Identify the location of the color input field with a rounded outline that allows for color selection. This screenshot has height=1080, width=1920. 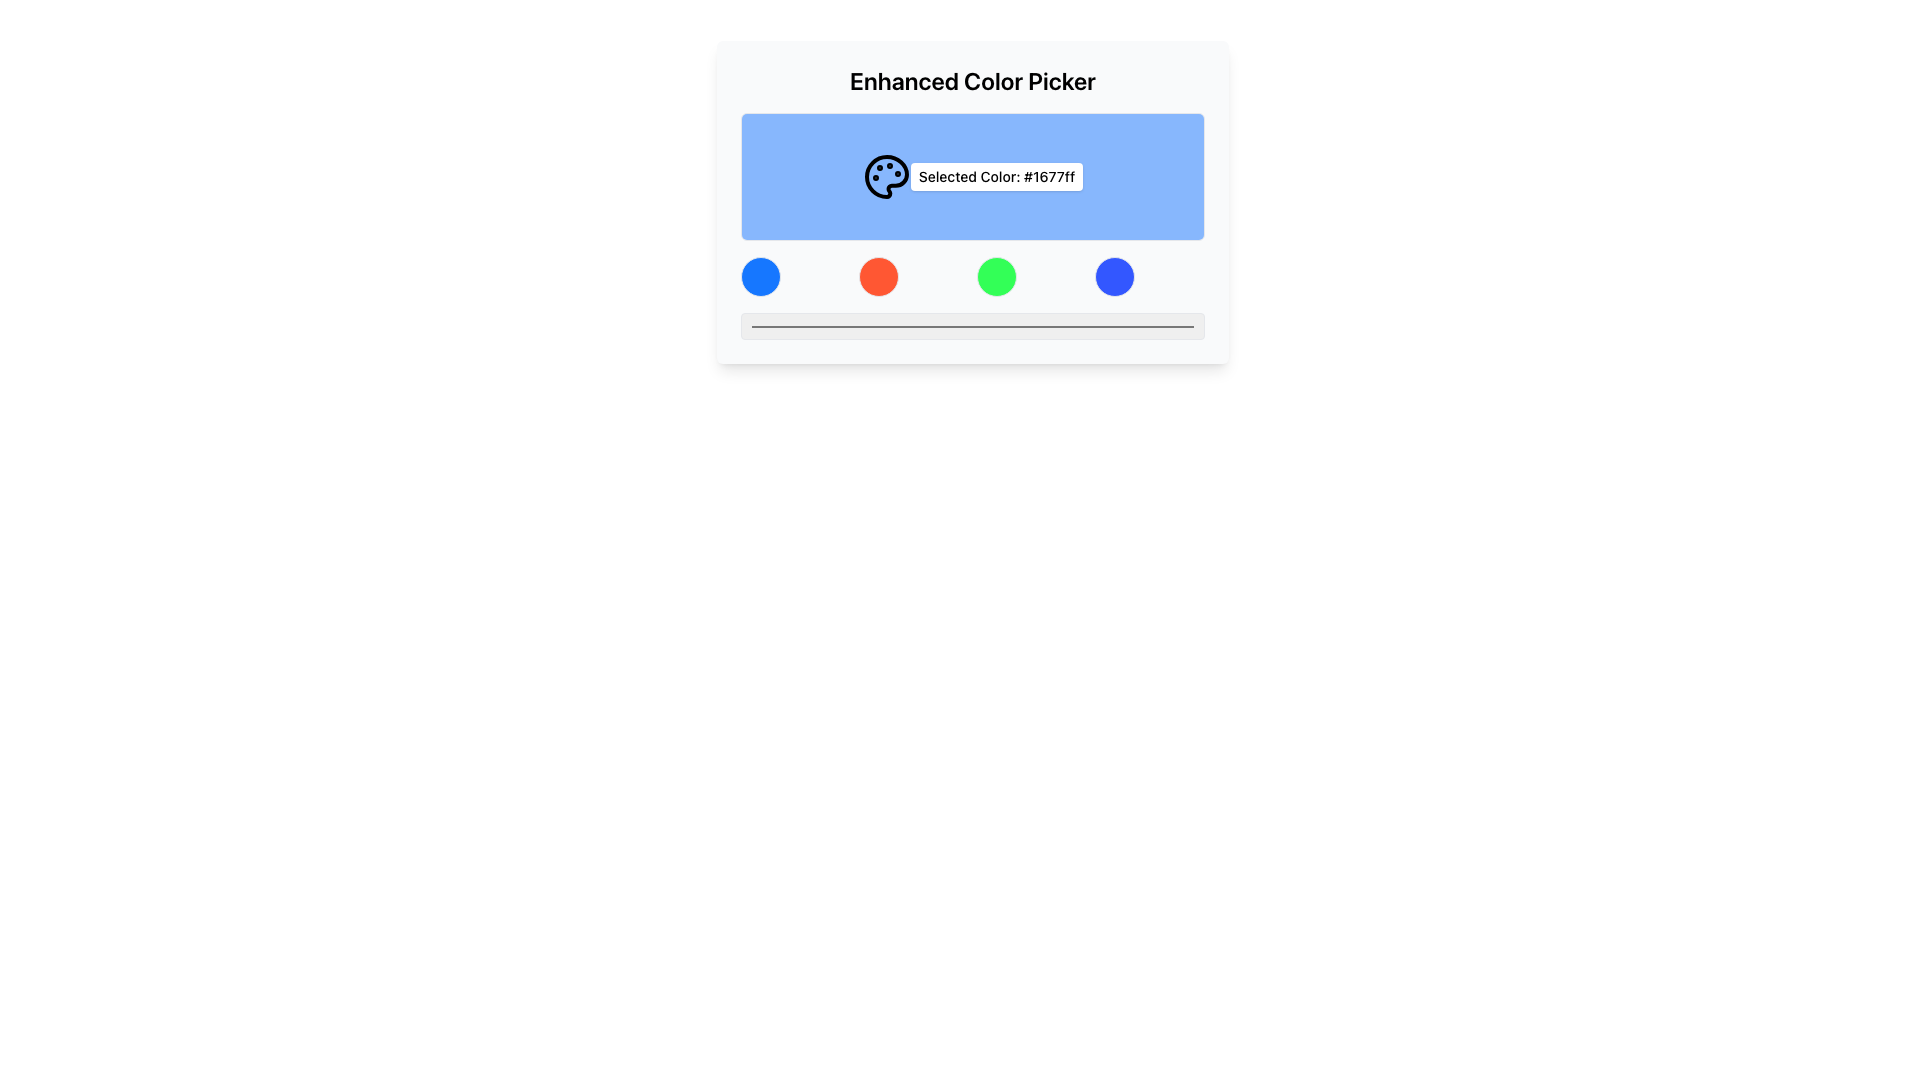
(973, 325).